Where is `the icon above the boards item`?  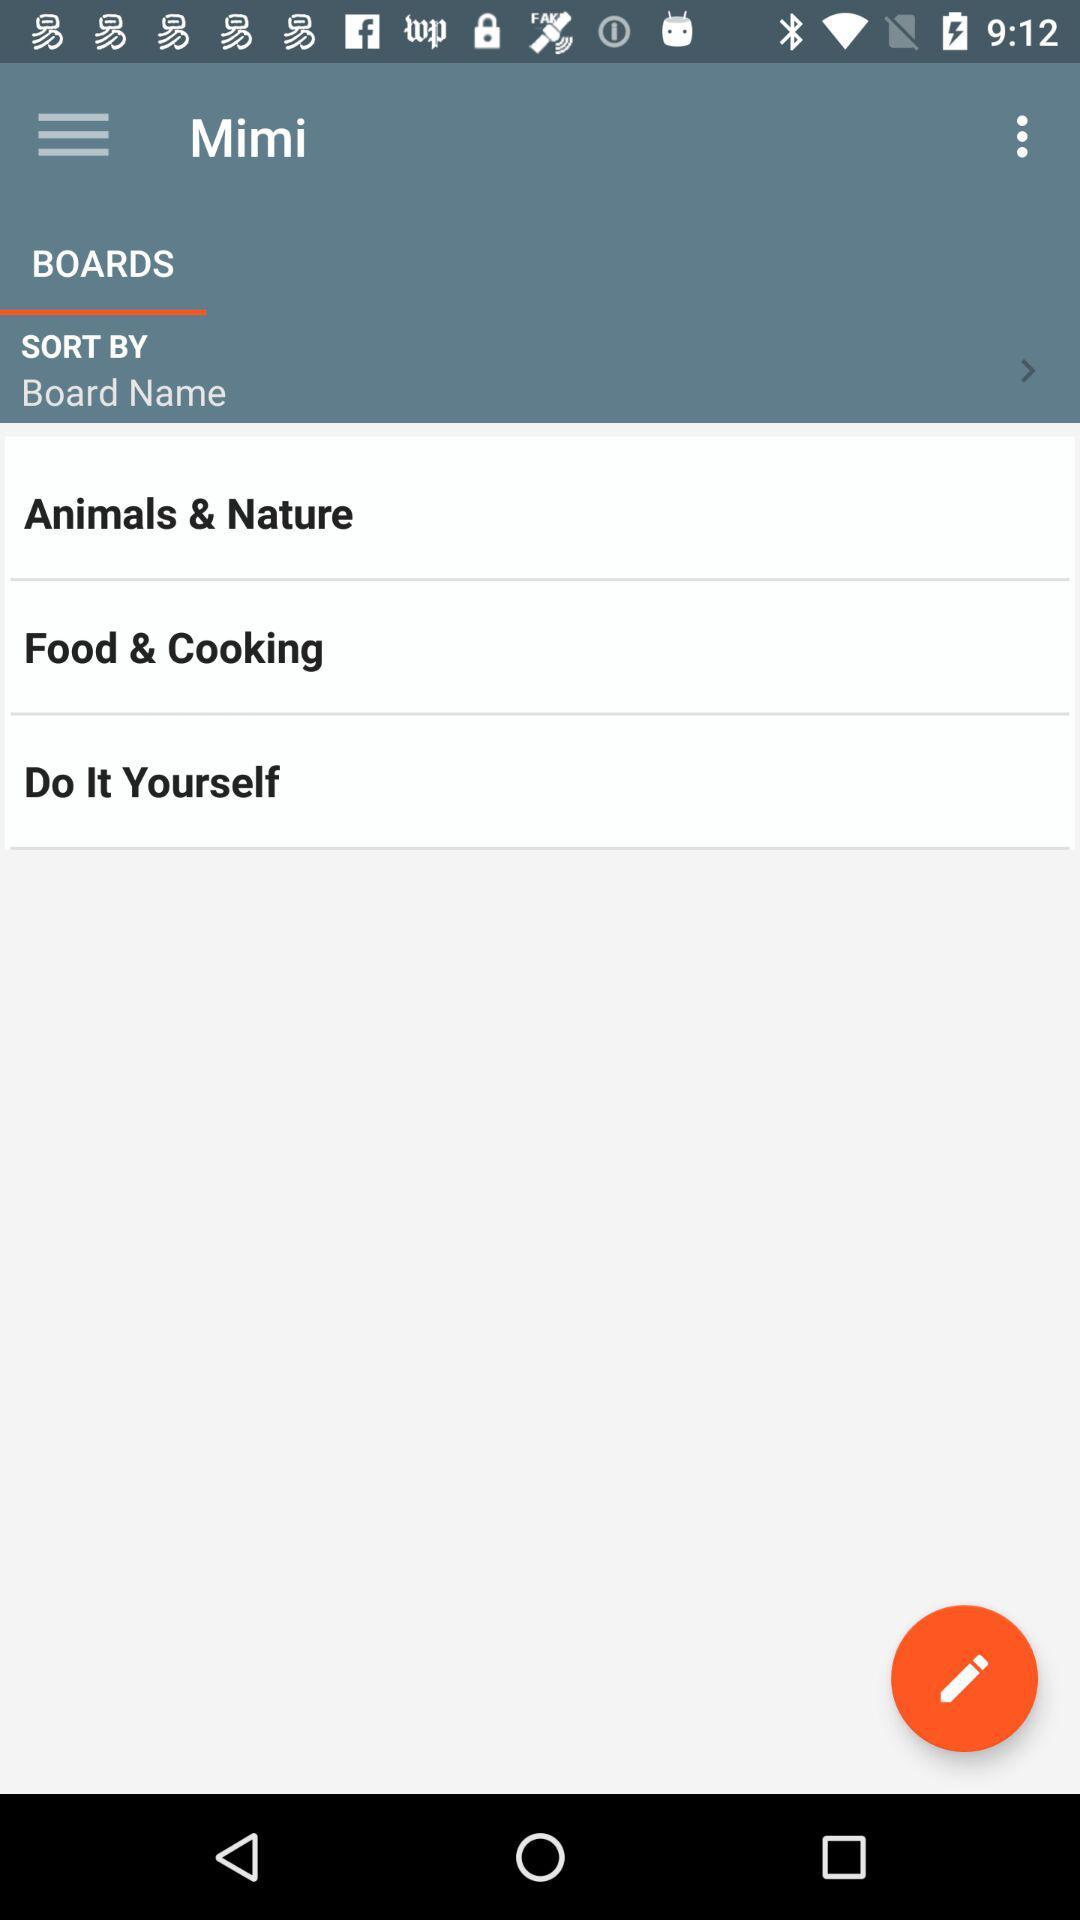
the icon above the boards item is located at coordinates (72, 135).